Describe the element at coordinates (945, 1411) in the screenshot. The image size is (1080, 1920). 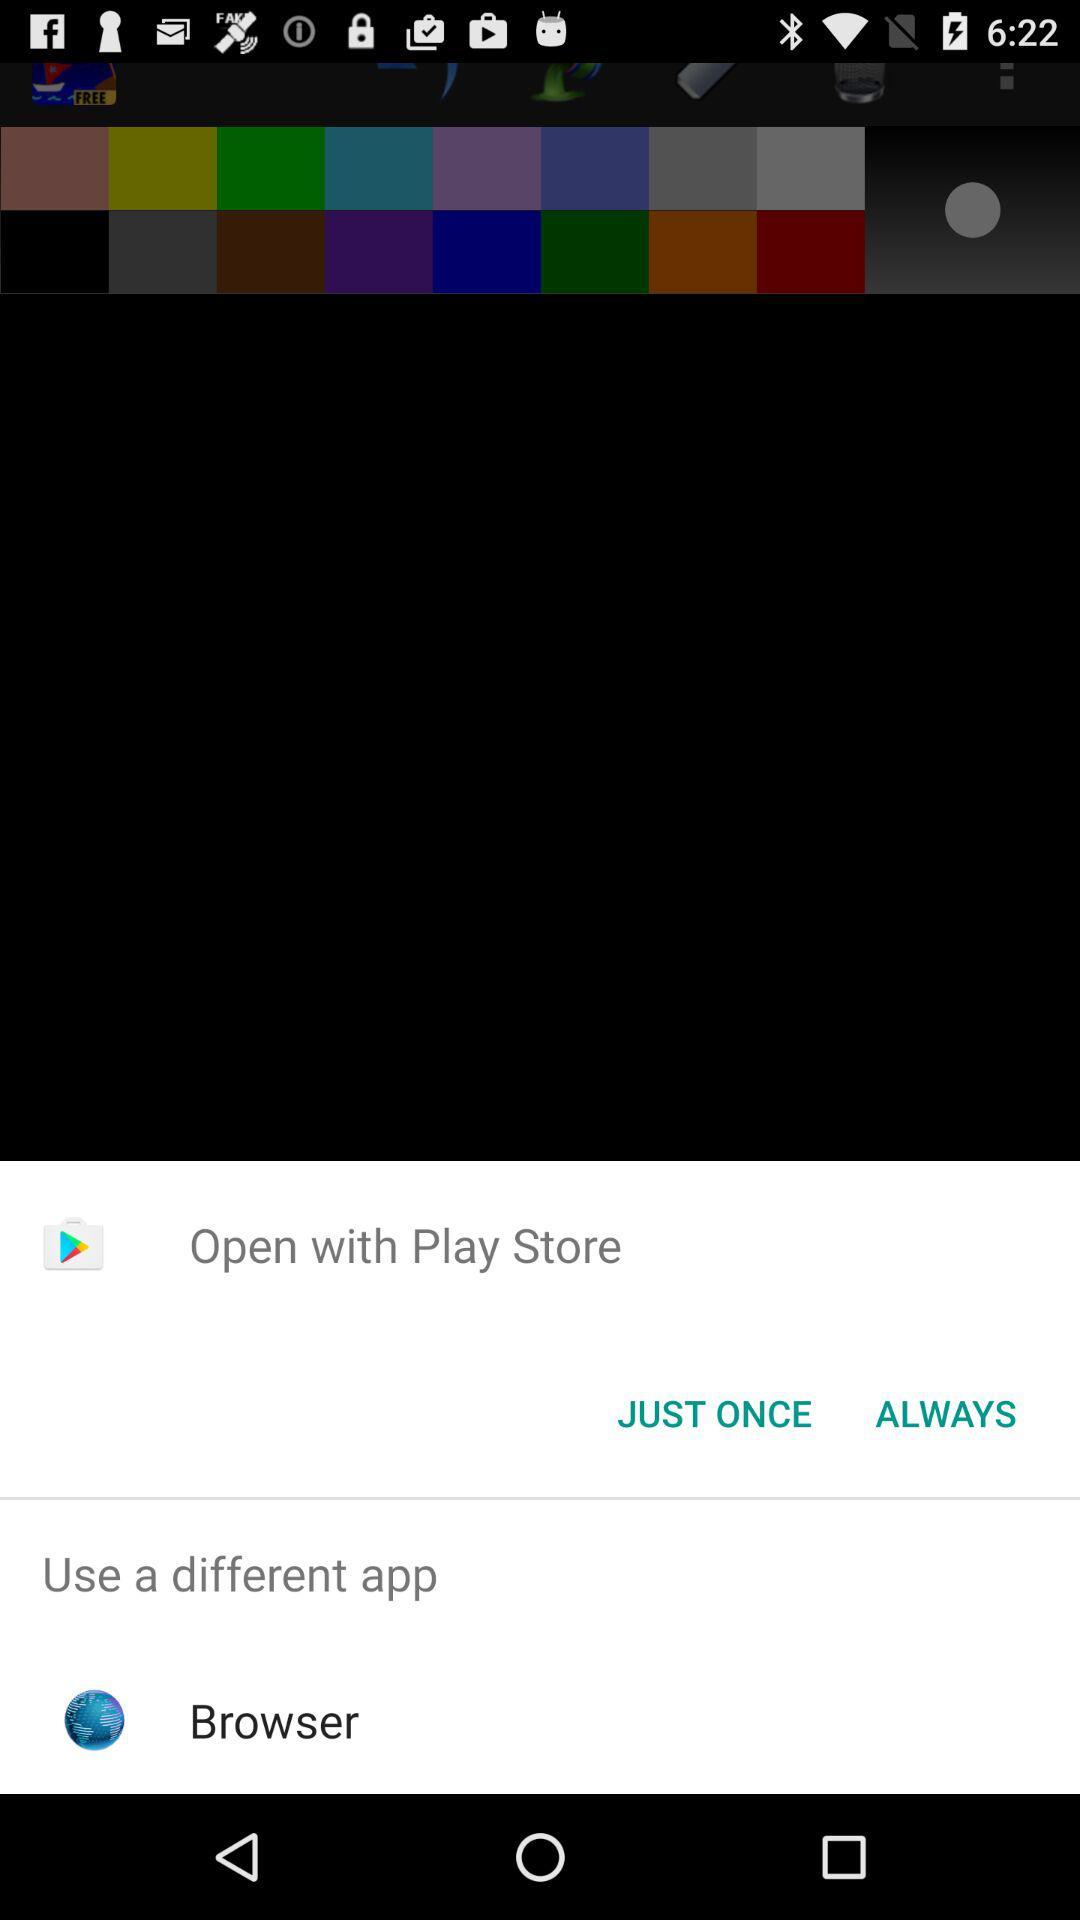
I see `always button` at that location.